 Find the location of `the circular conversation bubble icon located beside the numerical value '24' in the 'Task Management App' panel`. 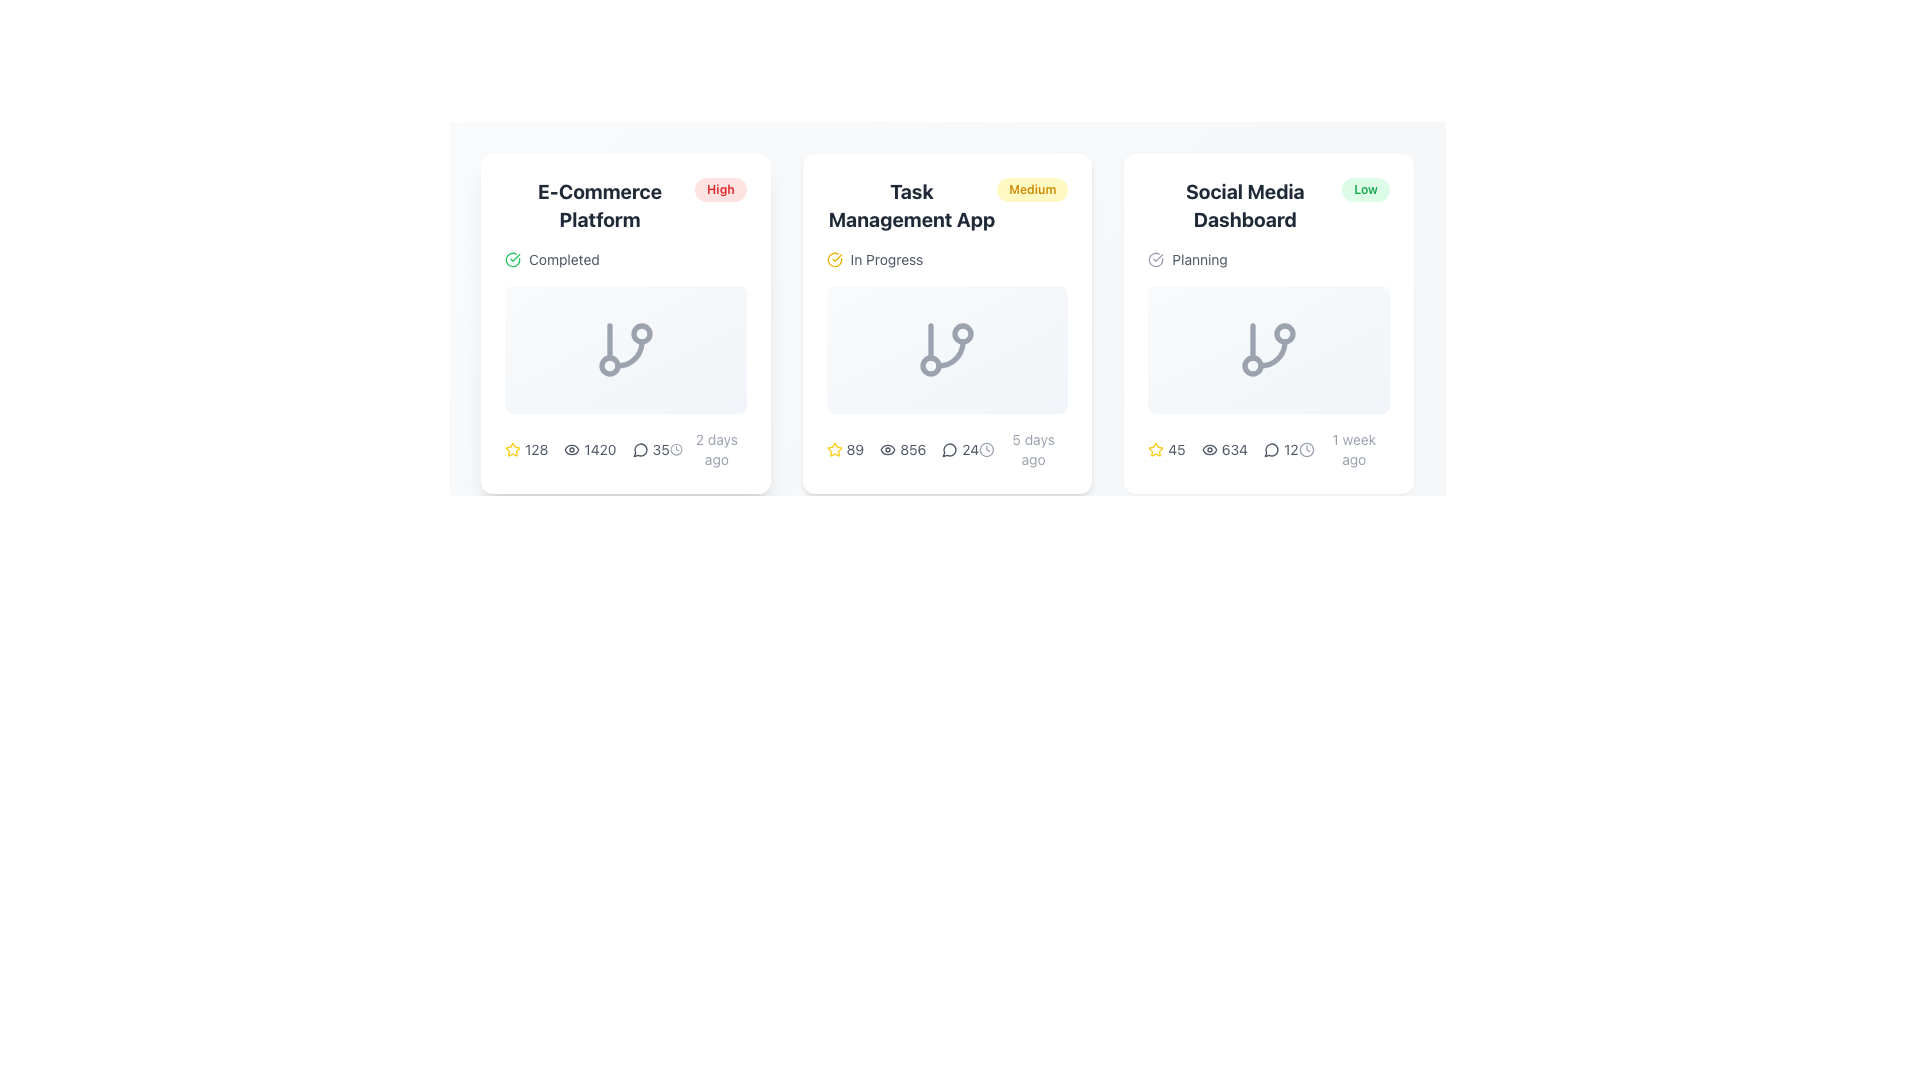

the circular conversation bubble icon located beside the numerical value '24' in the 'Task Management App' panel is located at coordinates (949, 450).